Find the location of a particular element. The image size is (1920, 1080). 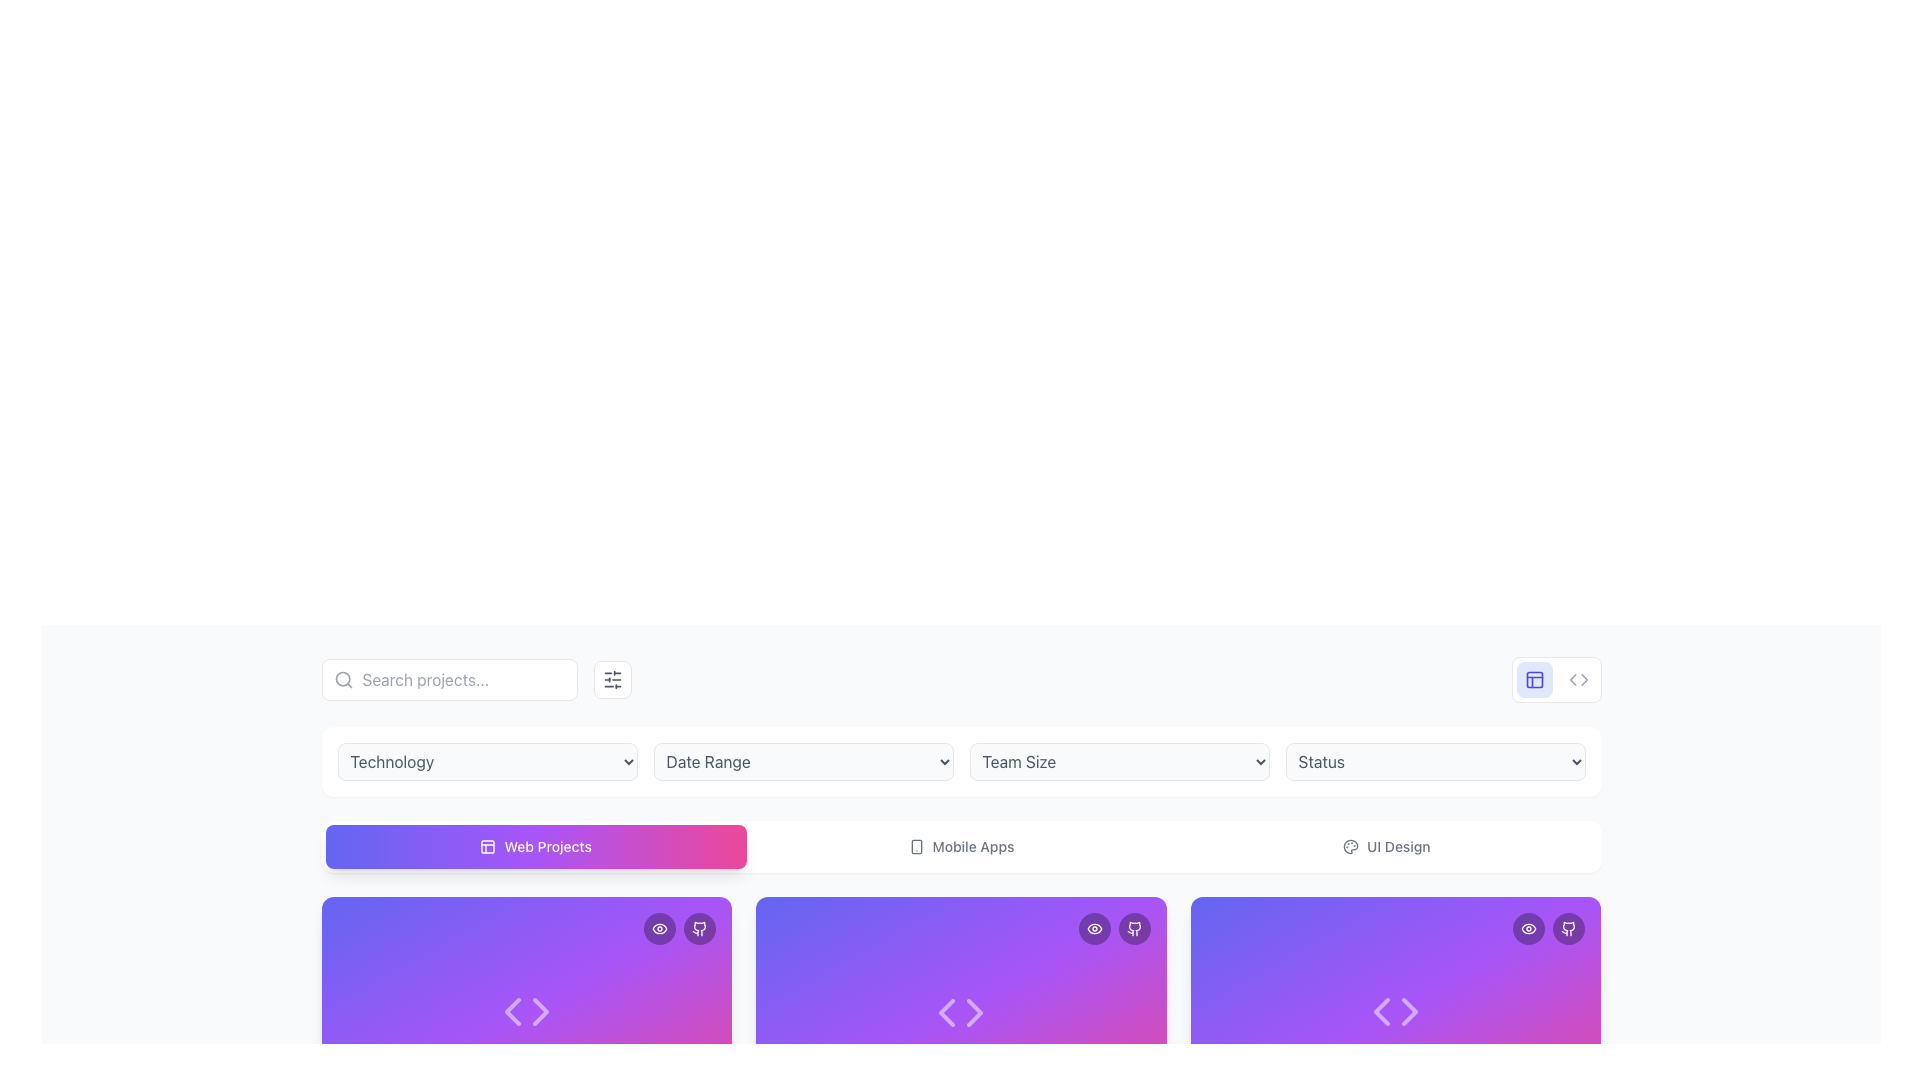

the second button from the right in the top-right corner of the purple project card is located at coordinates (1568, 929).